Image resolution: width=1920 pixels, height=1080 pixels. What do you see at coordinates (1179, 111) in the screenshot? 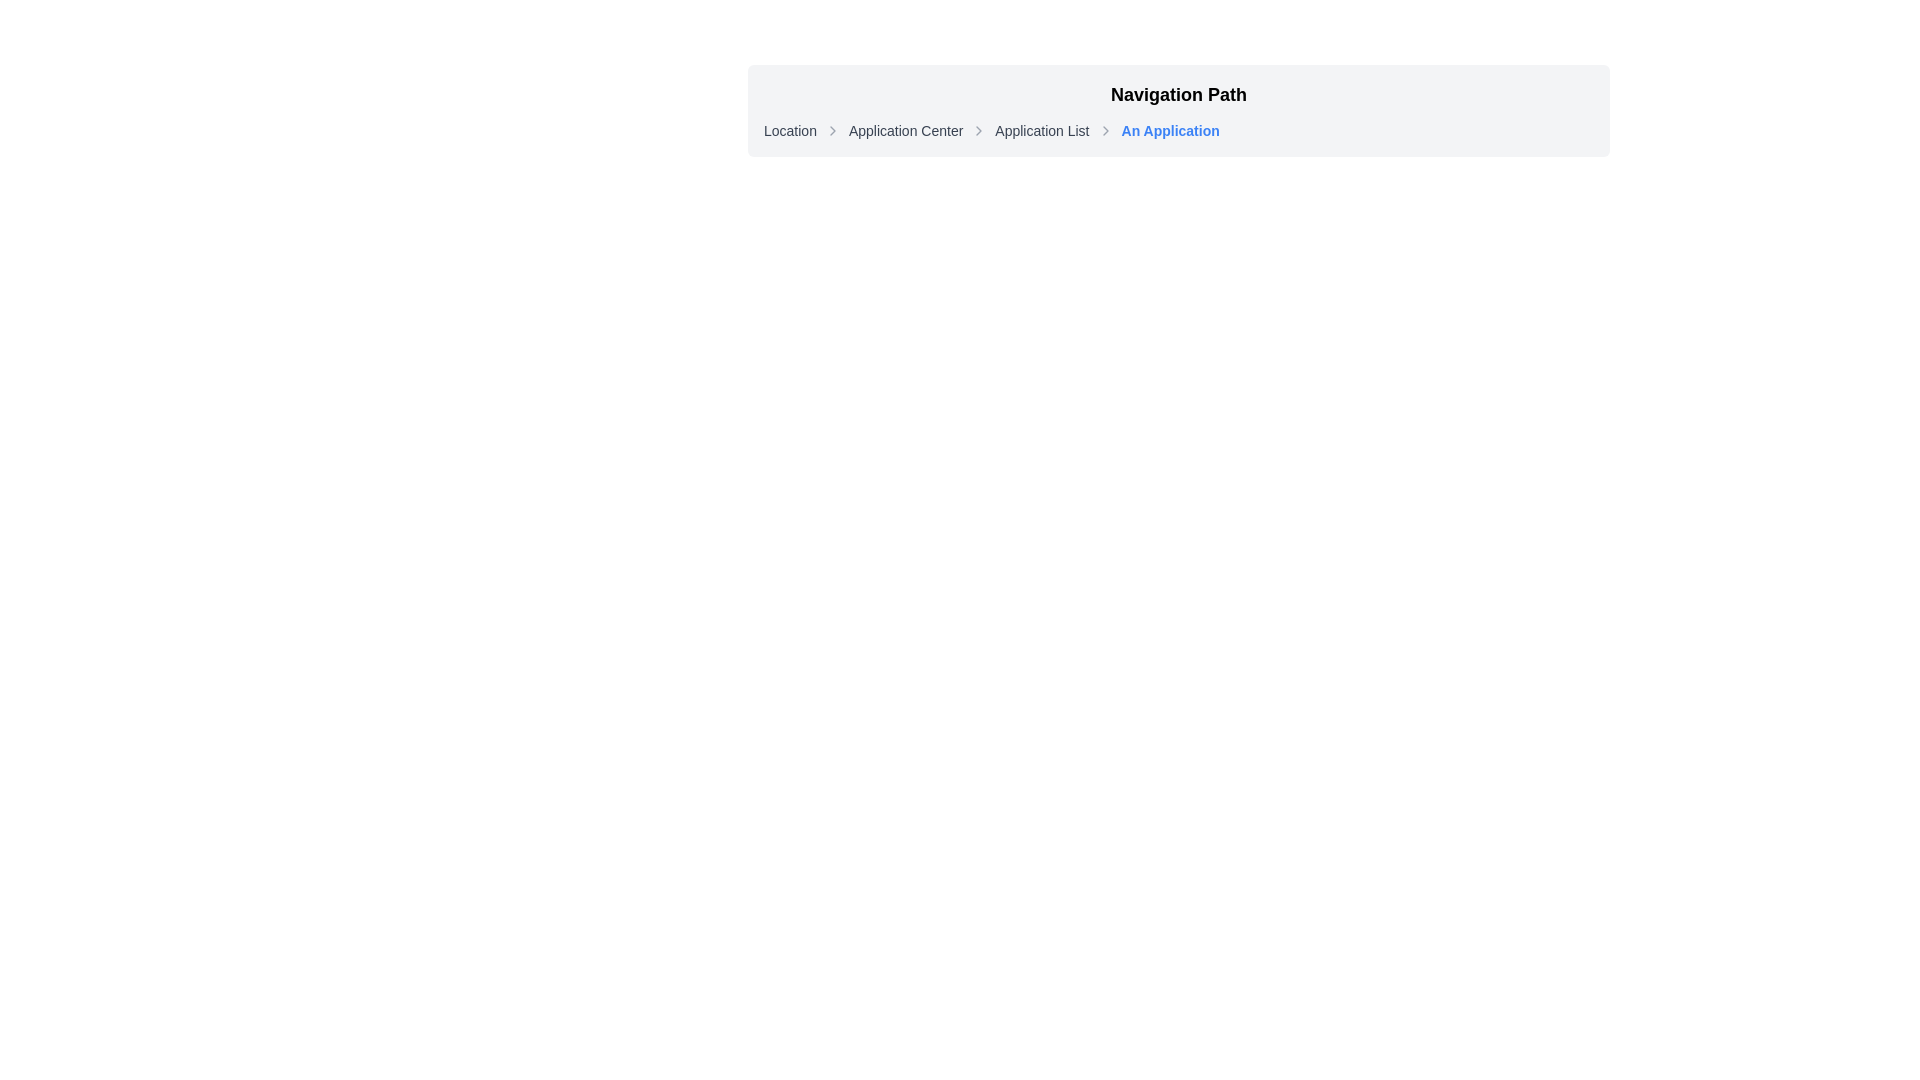
I see `the 'An Application' link in the Breadcrumb Navigation Bar` at bounding box center [1179, 111].